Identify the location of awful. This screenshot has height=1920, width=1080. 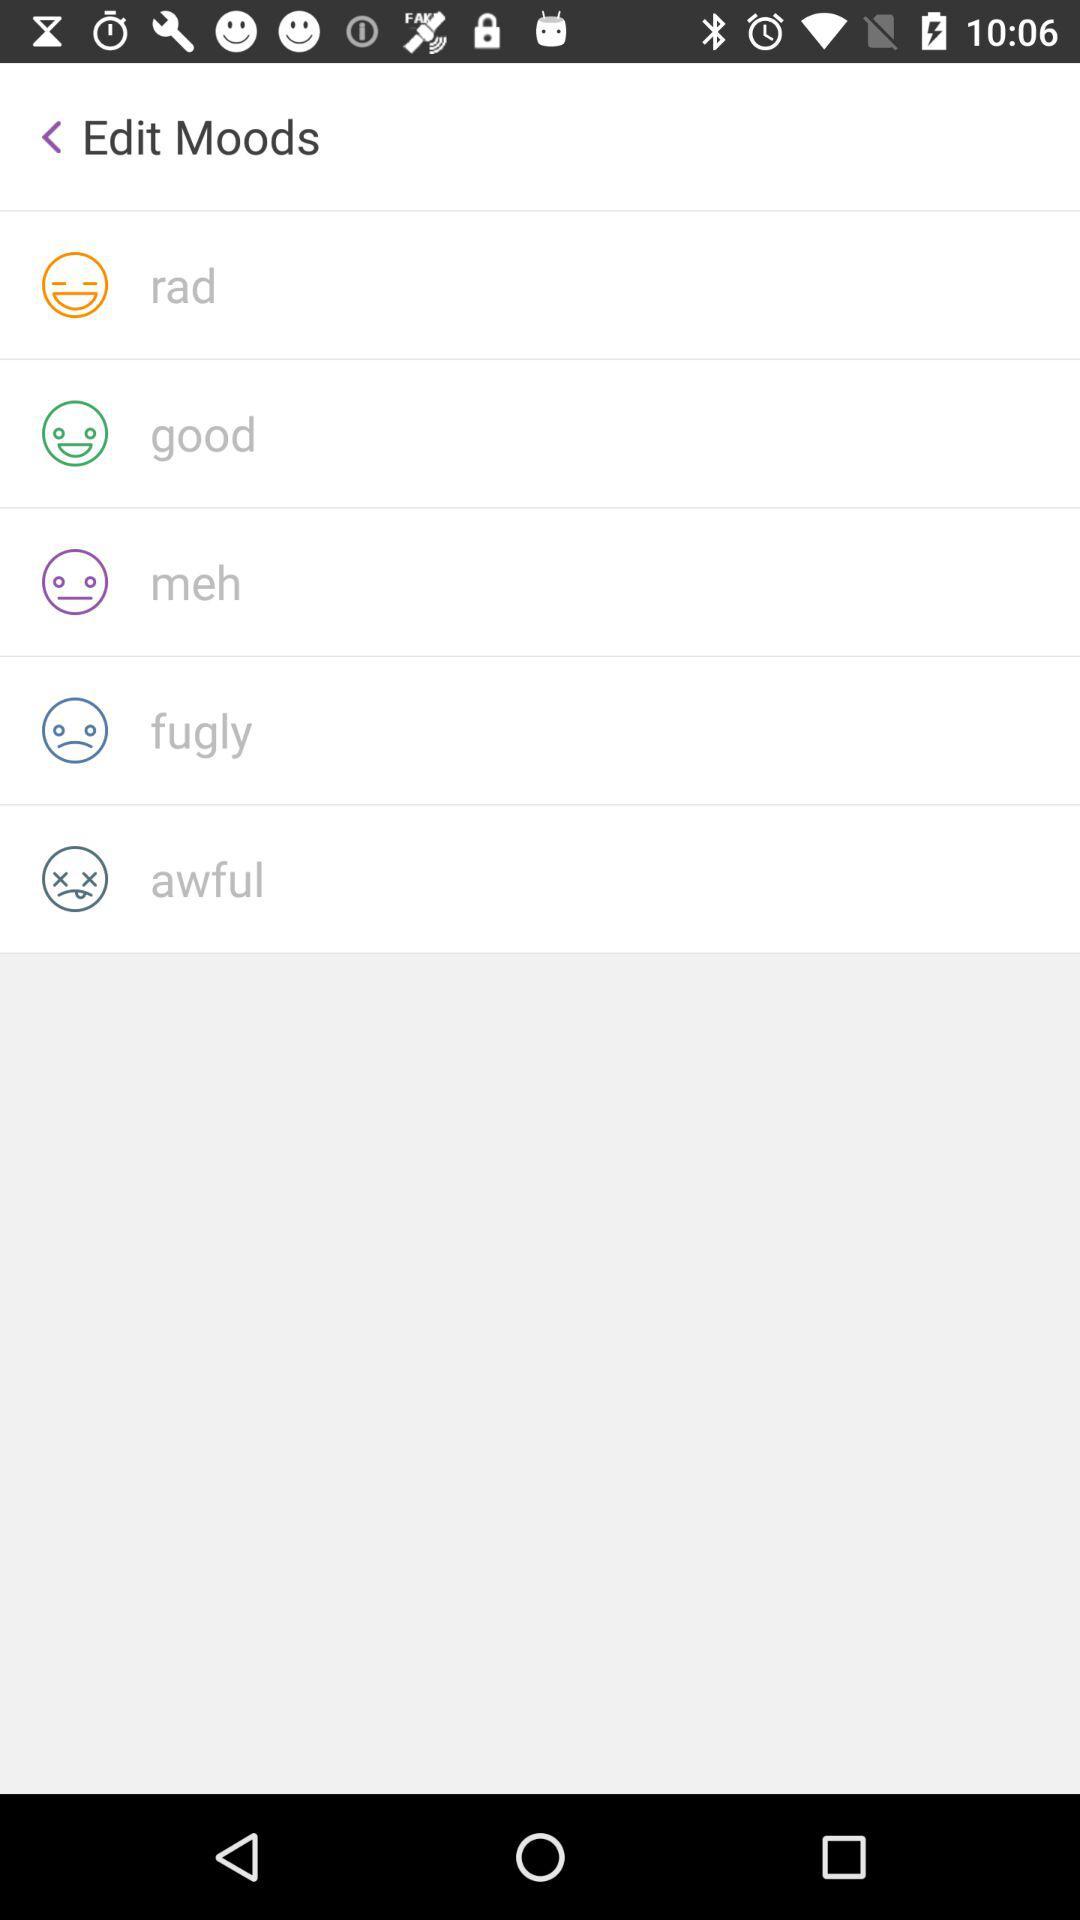
(613, 878).